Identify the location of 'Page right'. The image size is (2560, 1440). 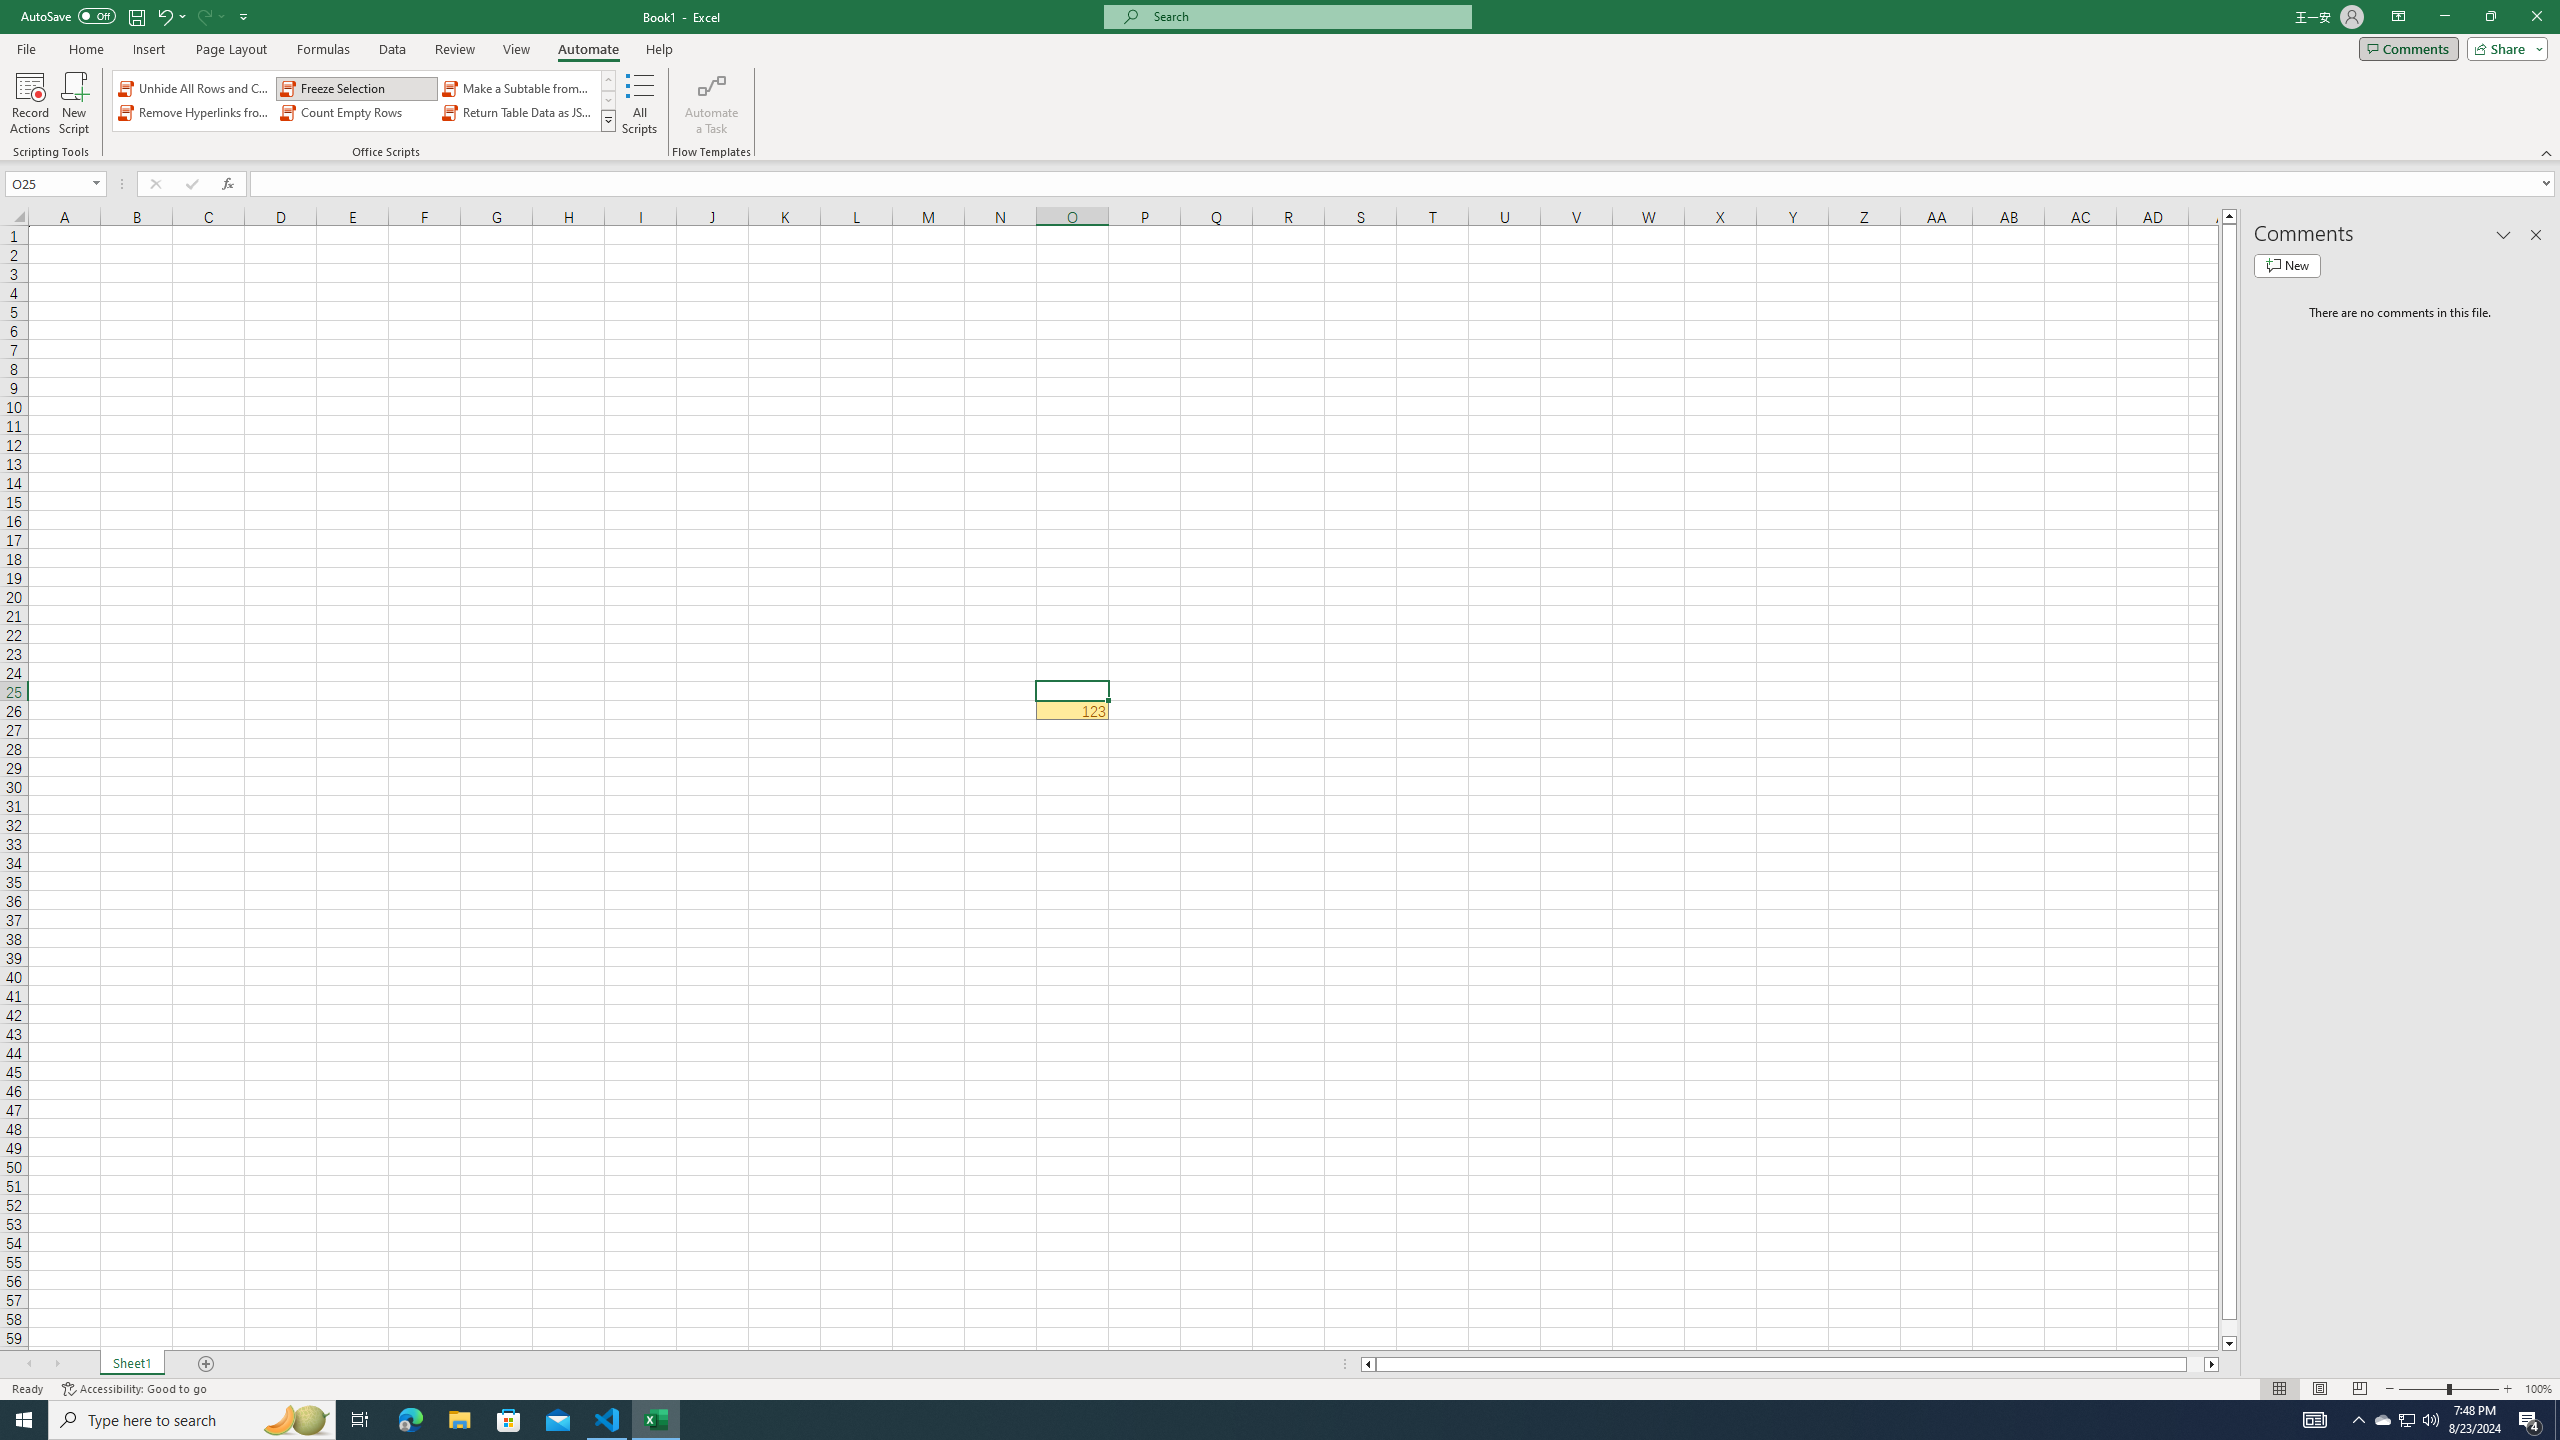
(2194, 1363).